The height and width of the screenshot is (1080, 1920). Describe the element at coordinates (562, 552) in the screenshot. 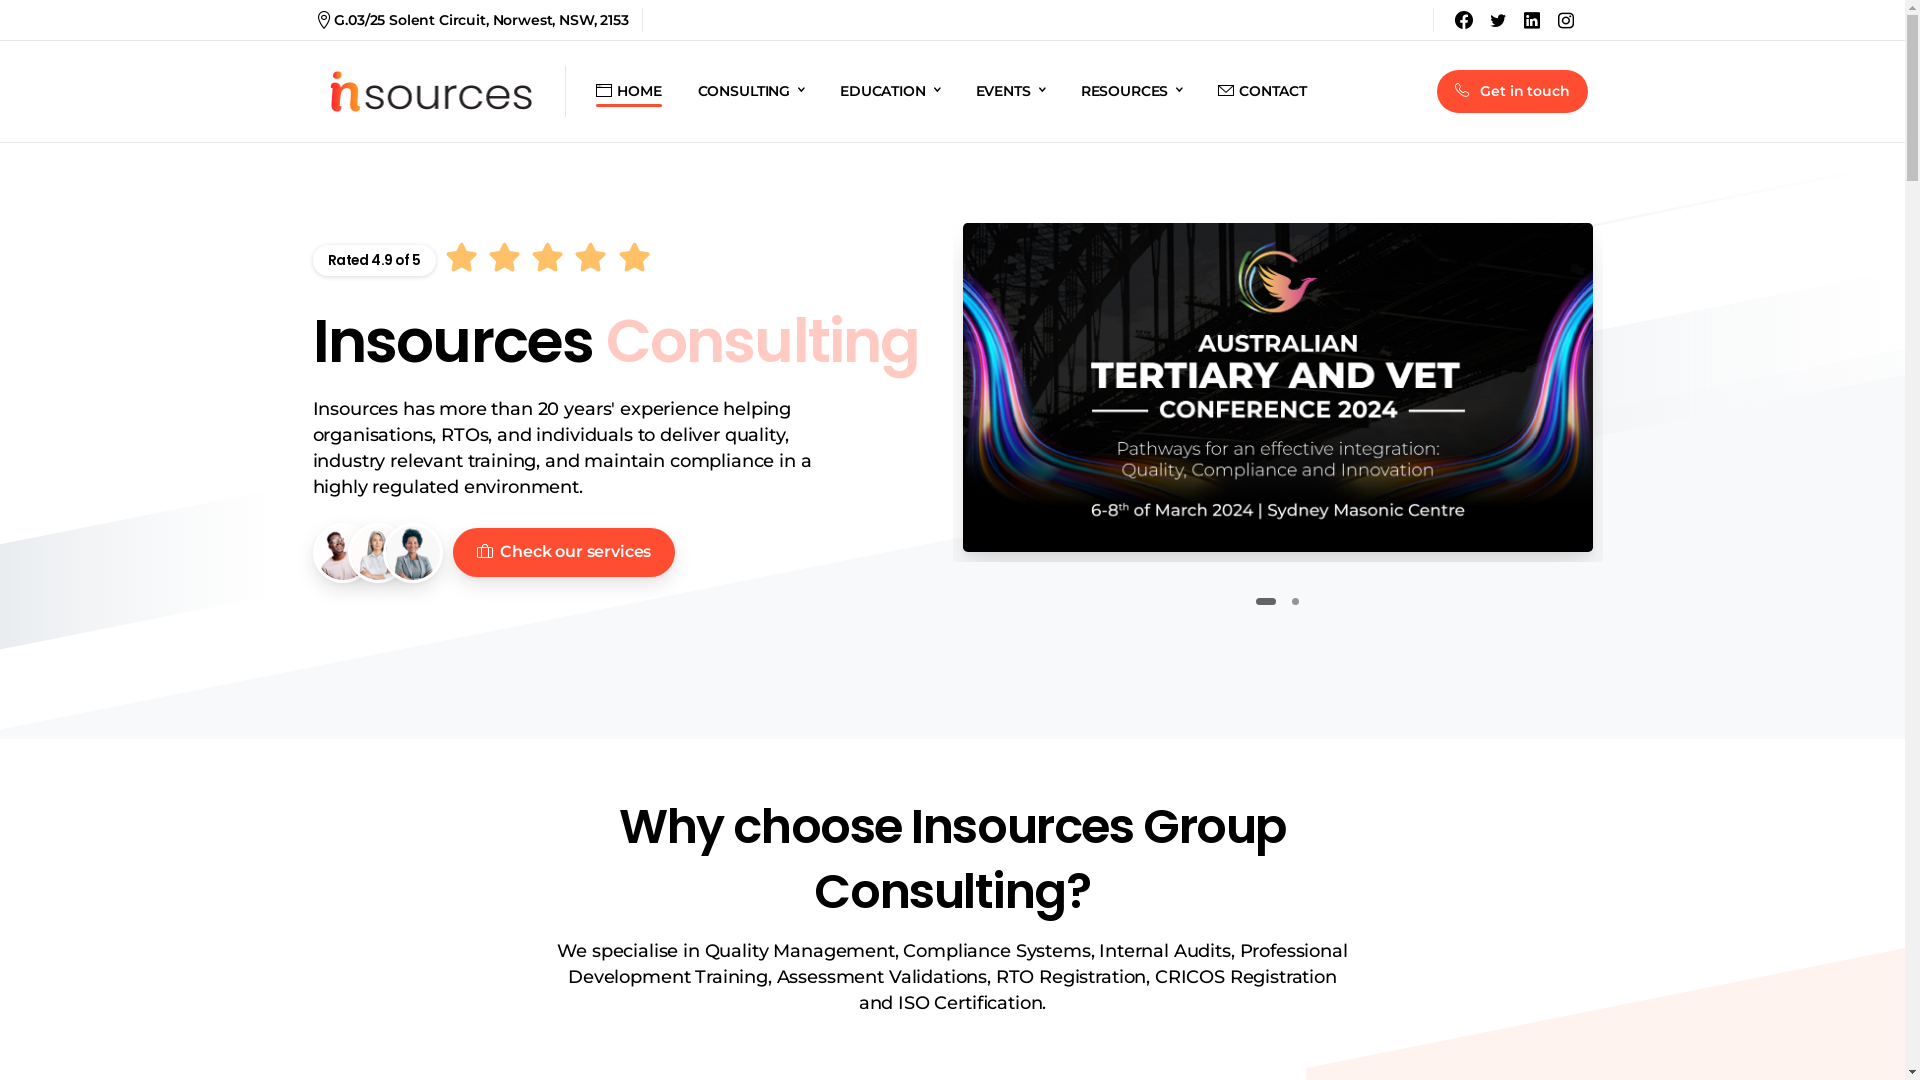

I see `'Check our services'` at that location.